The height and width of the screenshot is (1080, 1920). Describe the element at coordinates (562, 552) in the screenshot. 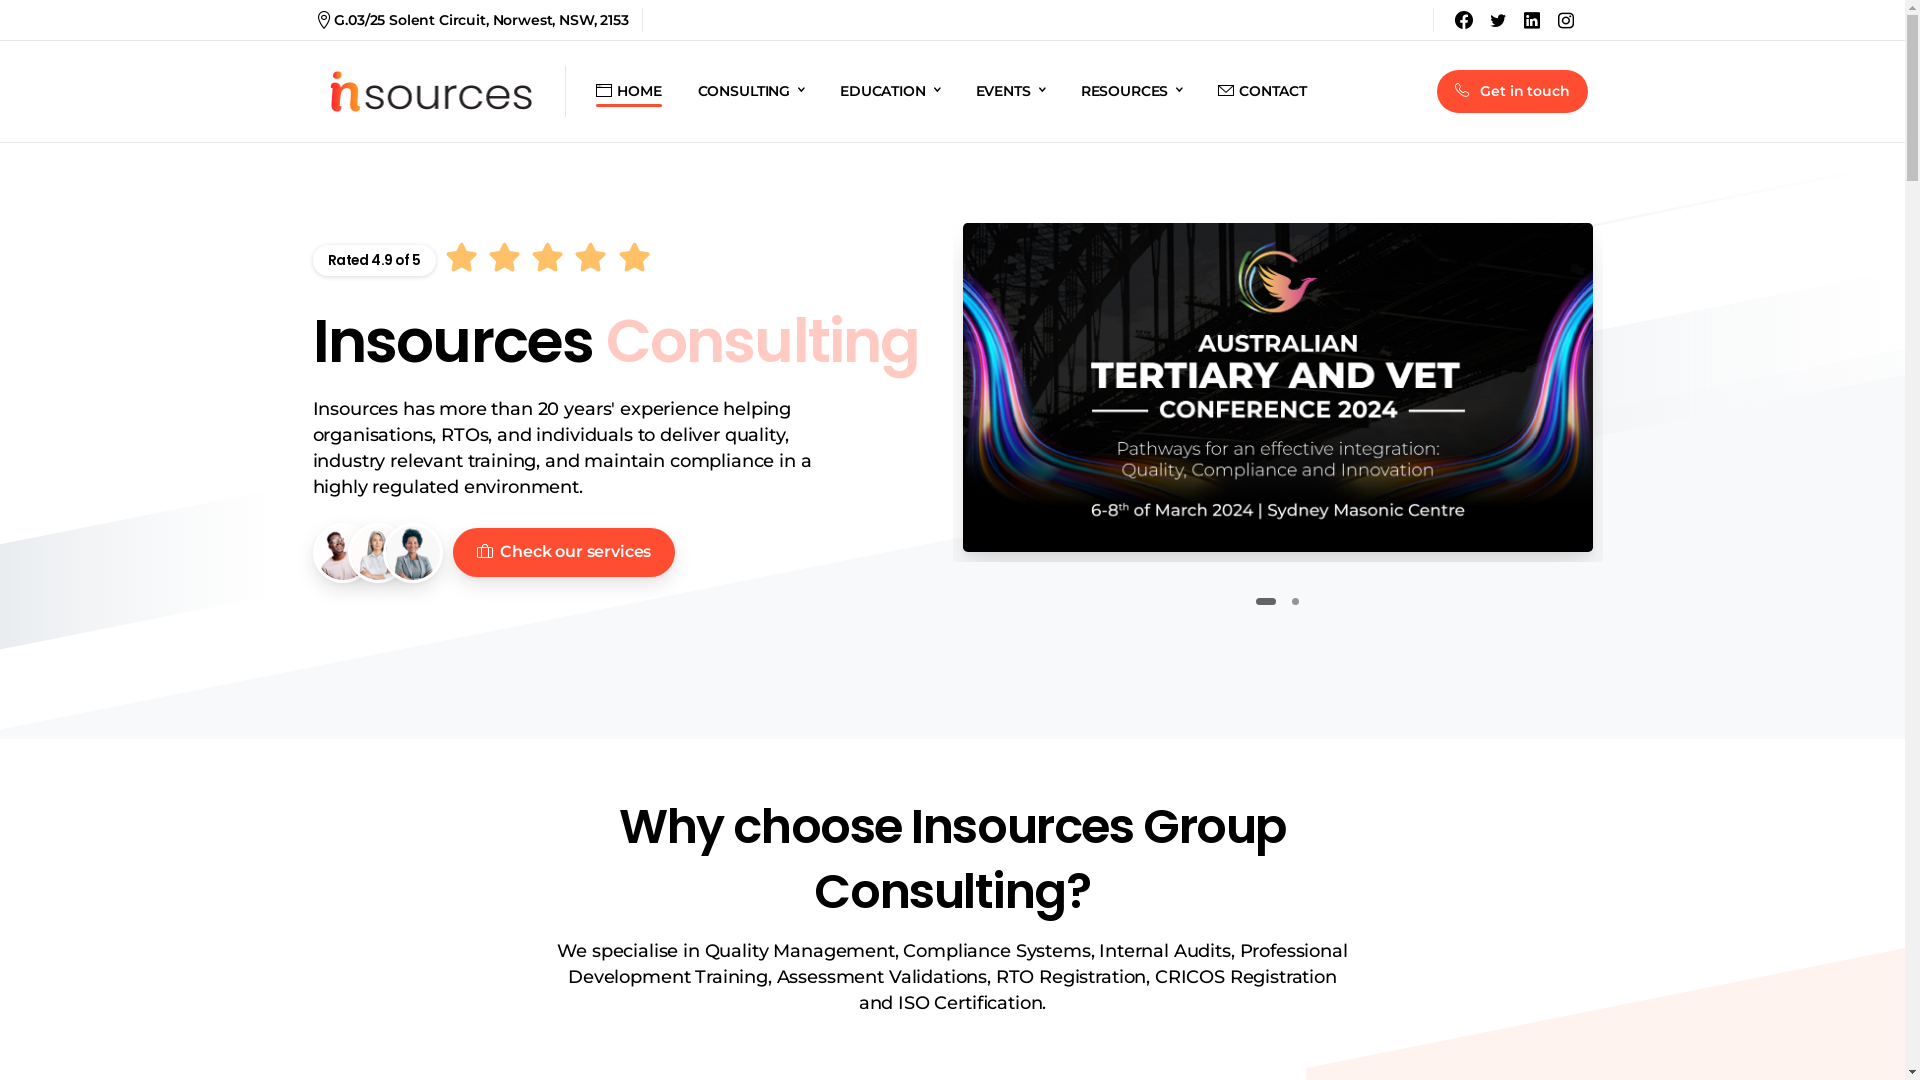

I see `'Check our services'` at that location.